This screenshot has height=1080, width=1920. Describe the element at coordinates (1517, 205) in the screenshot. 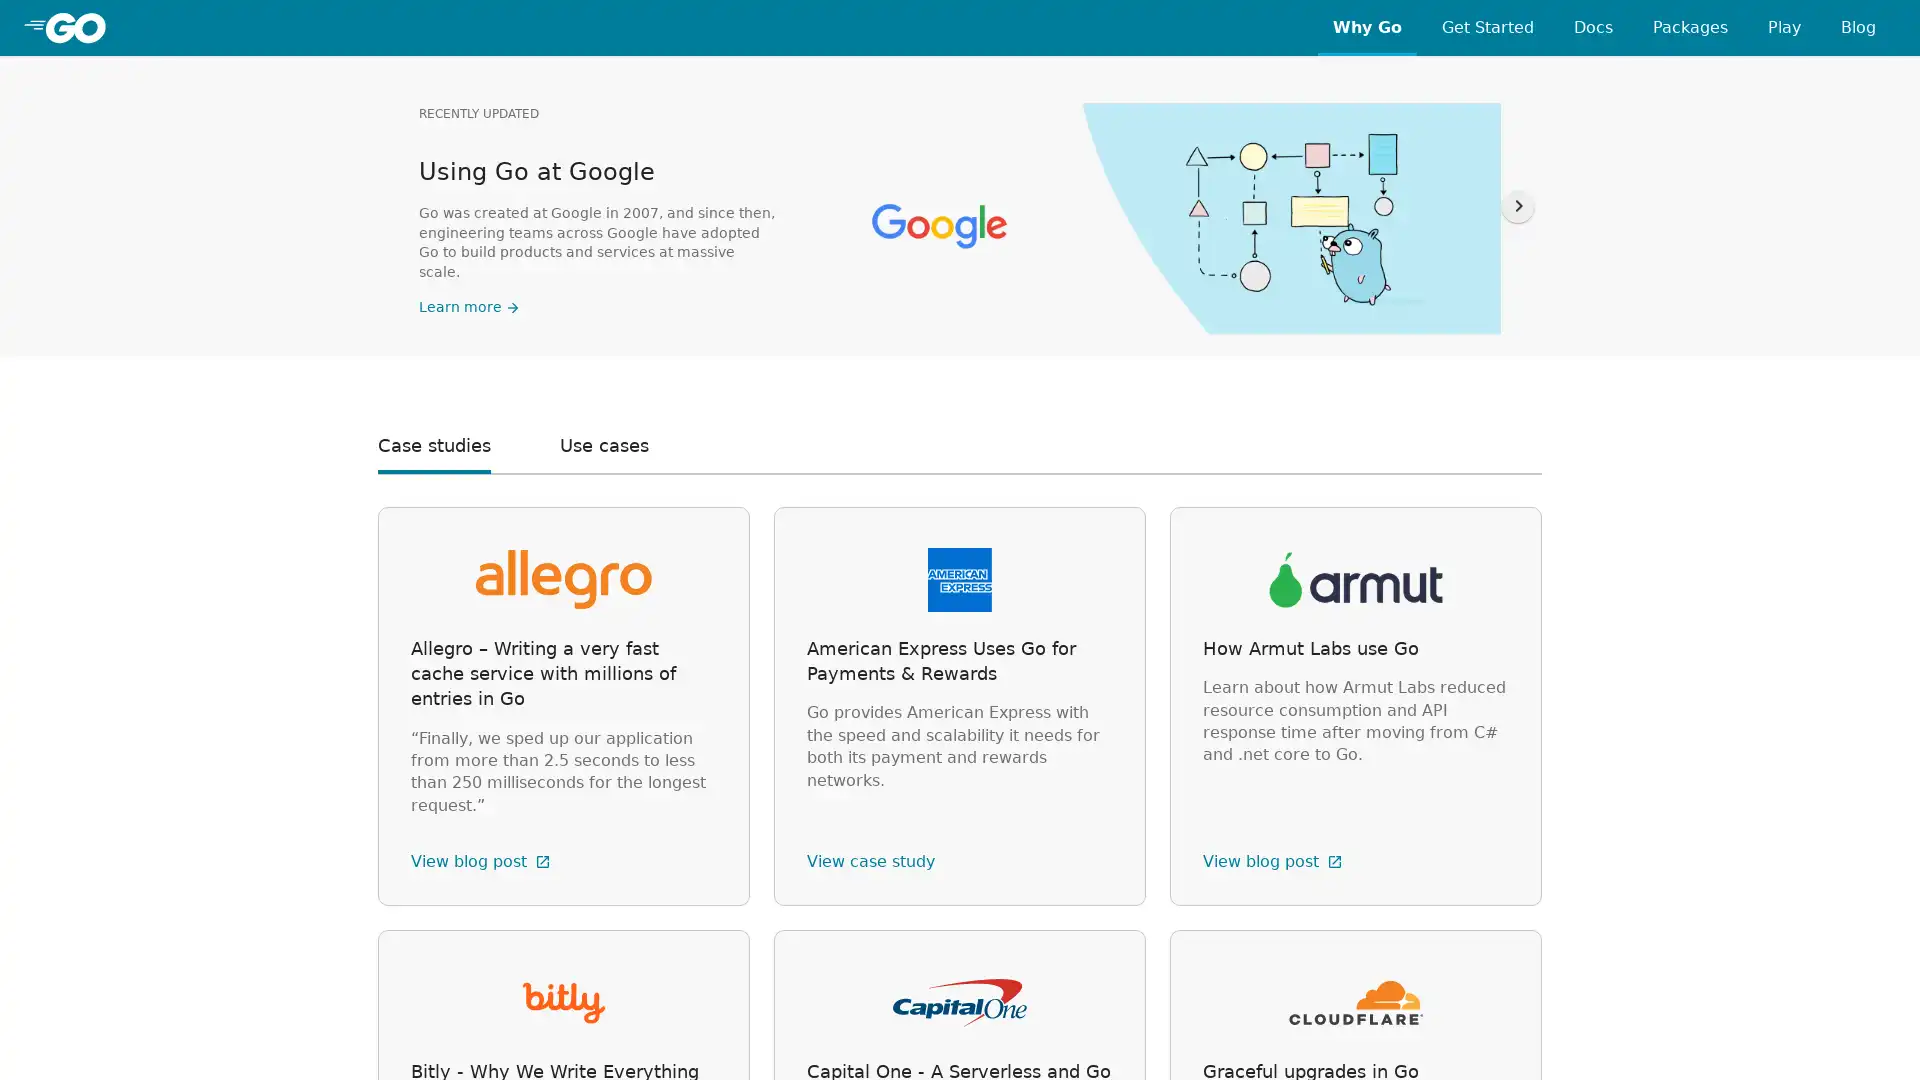

I see `navigate_next` at that location.